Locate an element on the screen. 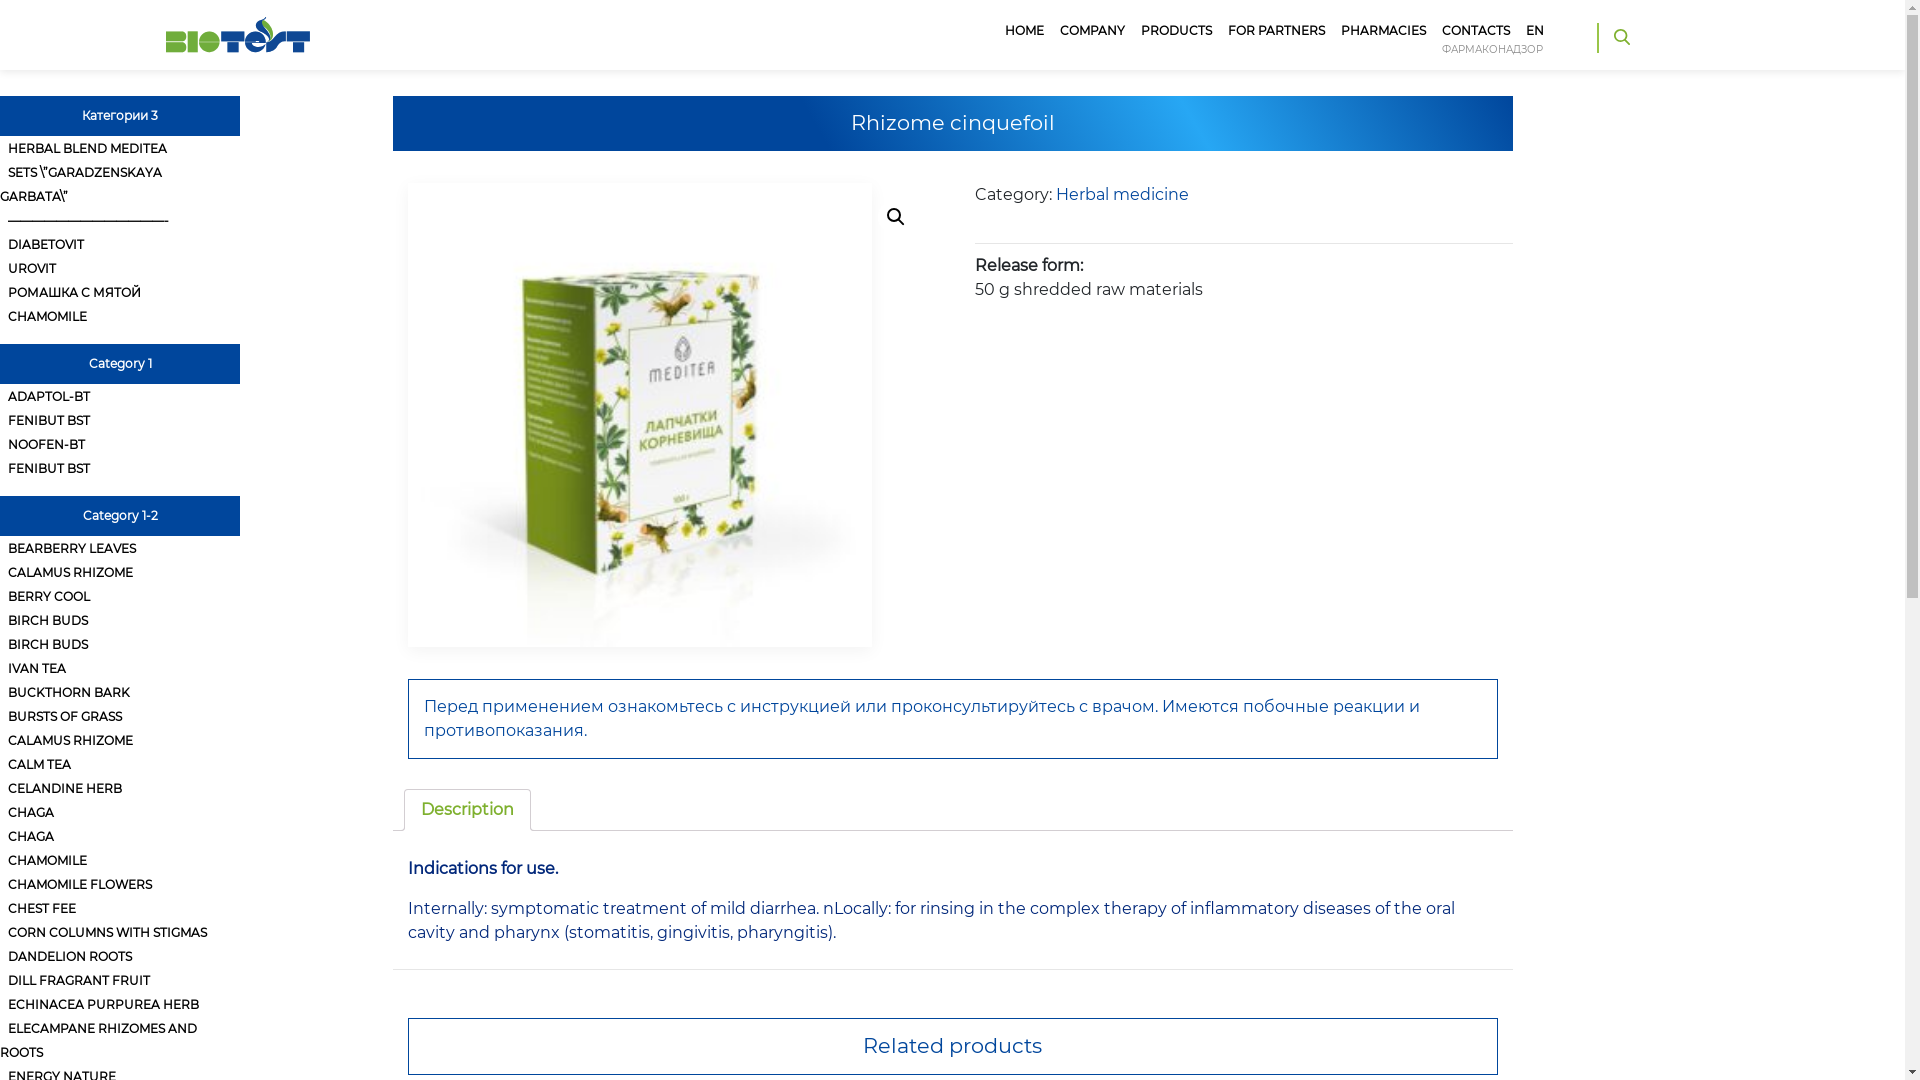 The height and width of the screenshot is (1080, 1920). 'CELANDINE HERB' is located at coordinates (65, 787).